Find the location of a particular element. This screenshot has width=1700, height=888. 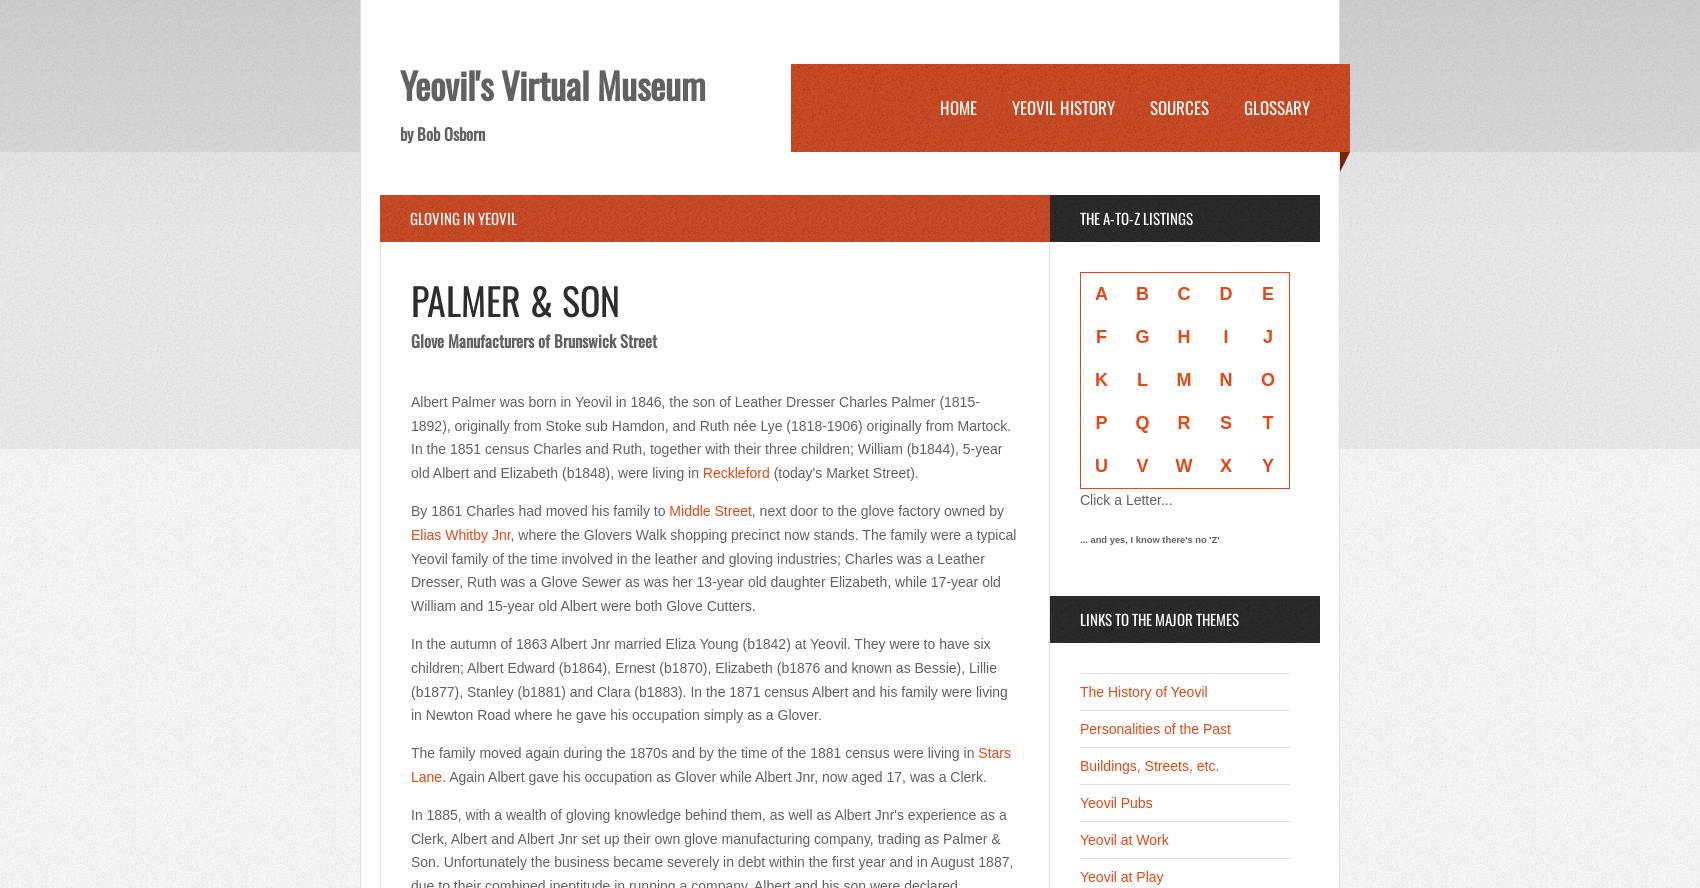

'I' is located at coordinates (1224, 336).